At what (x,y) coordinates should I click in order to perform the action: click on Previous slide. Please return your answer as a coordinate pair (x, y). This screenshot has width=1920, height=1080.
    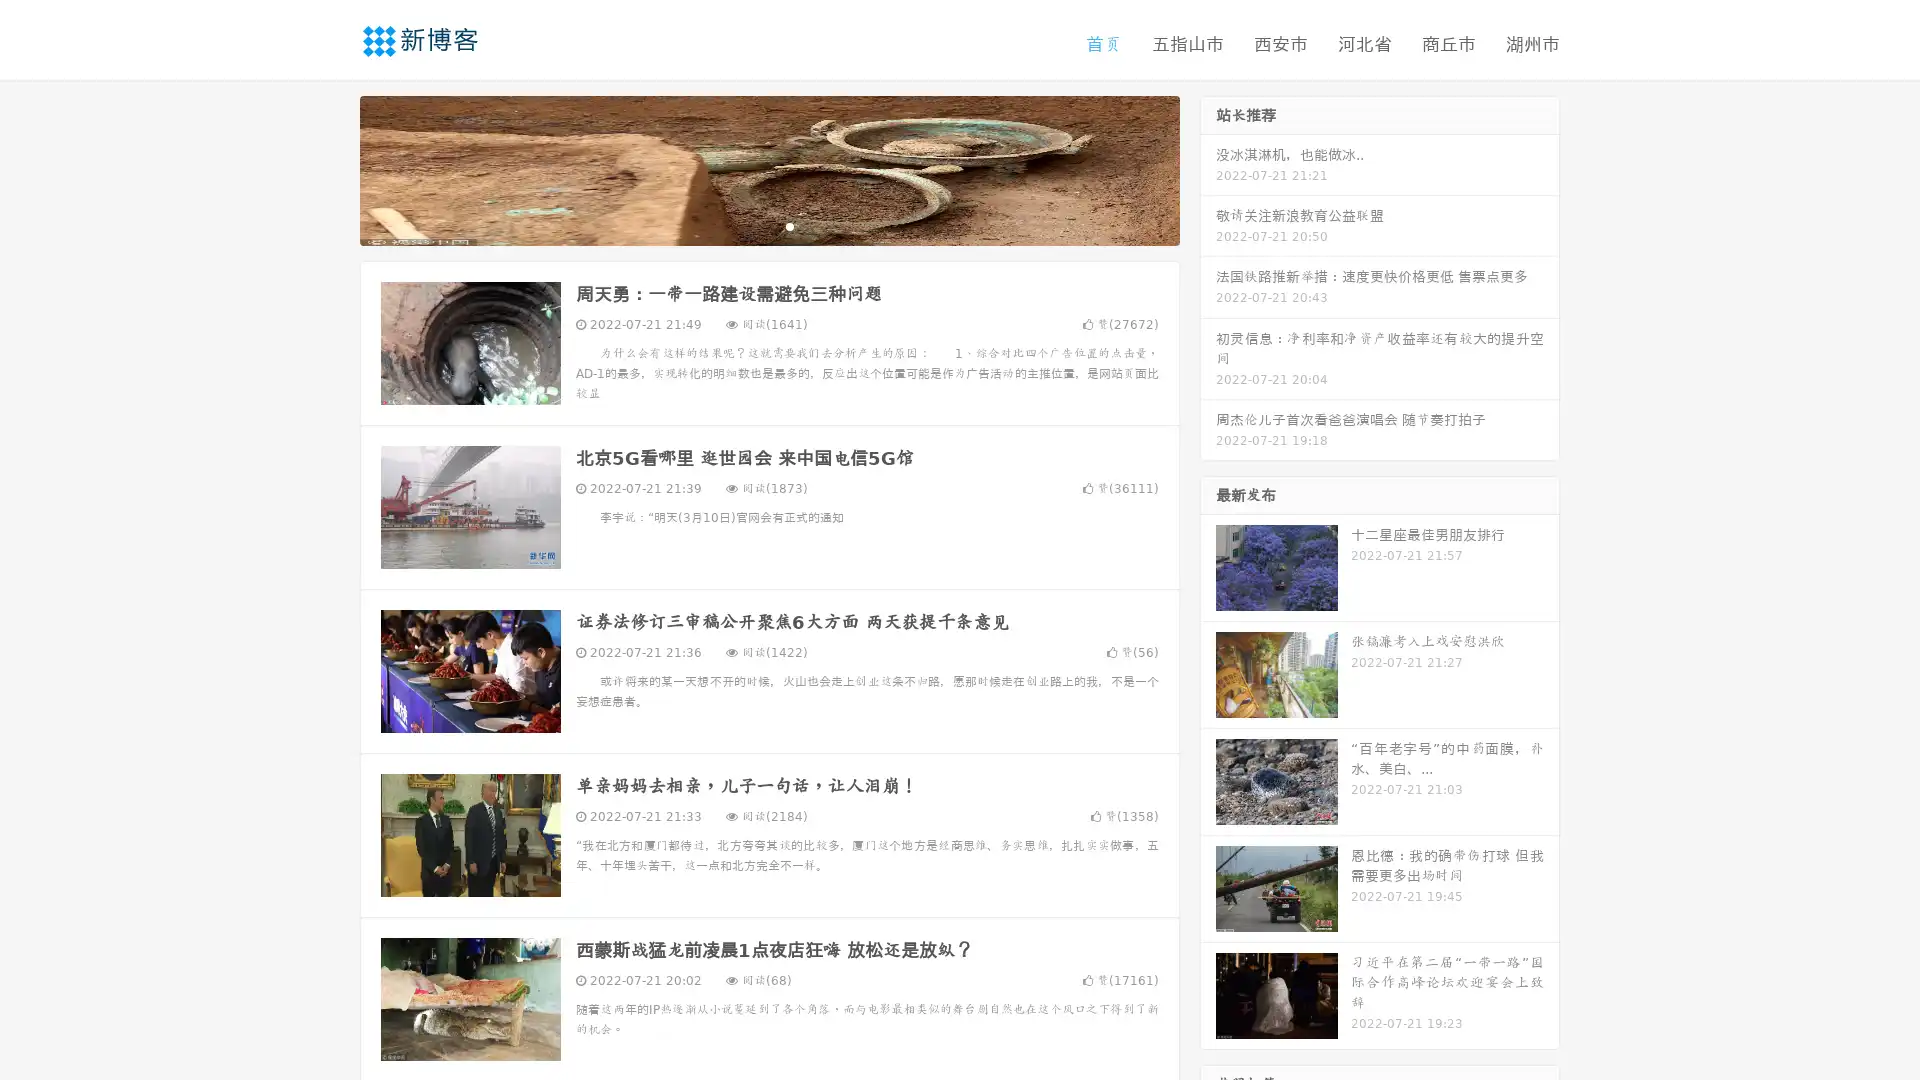
    Looking at the image, I should click on (330, 168).